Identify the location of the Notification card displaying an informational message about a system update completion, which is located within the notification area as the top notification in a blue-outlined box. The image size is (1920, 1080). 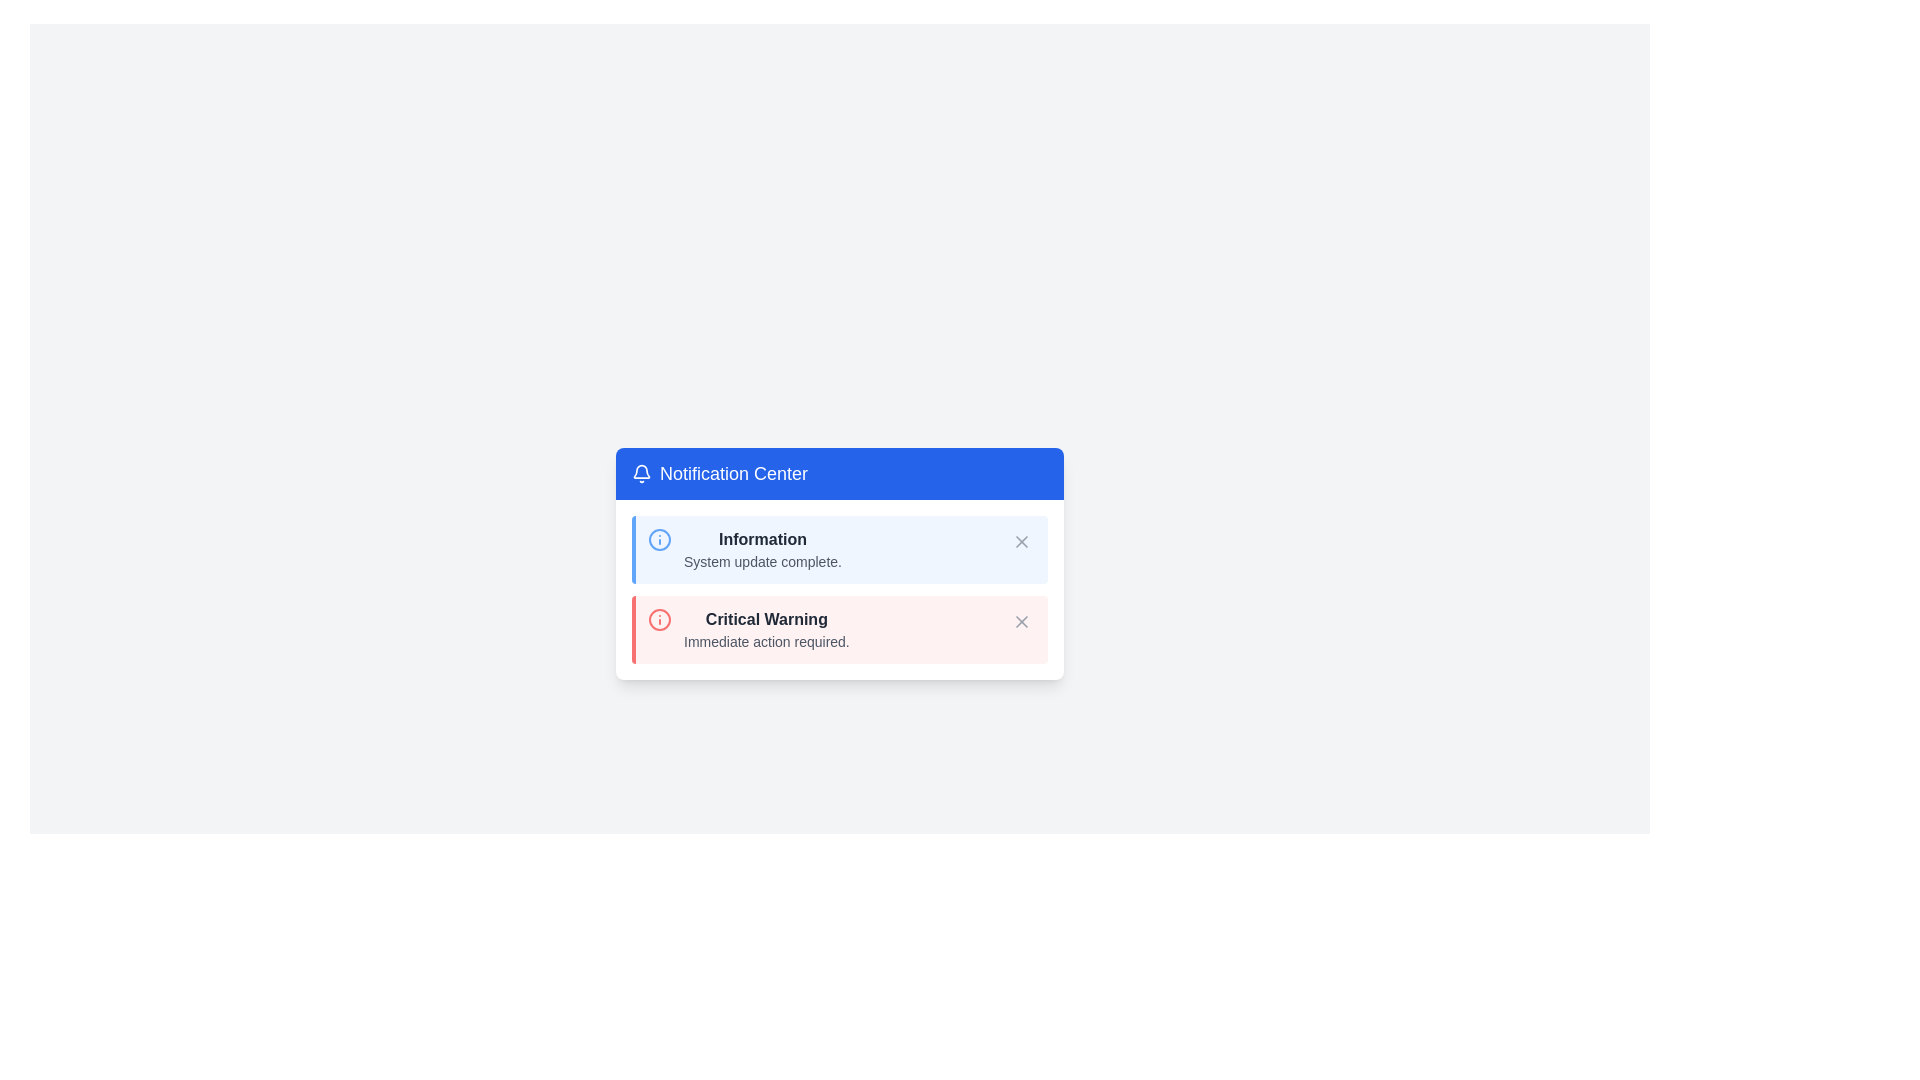
(841, 550).